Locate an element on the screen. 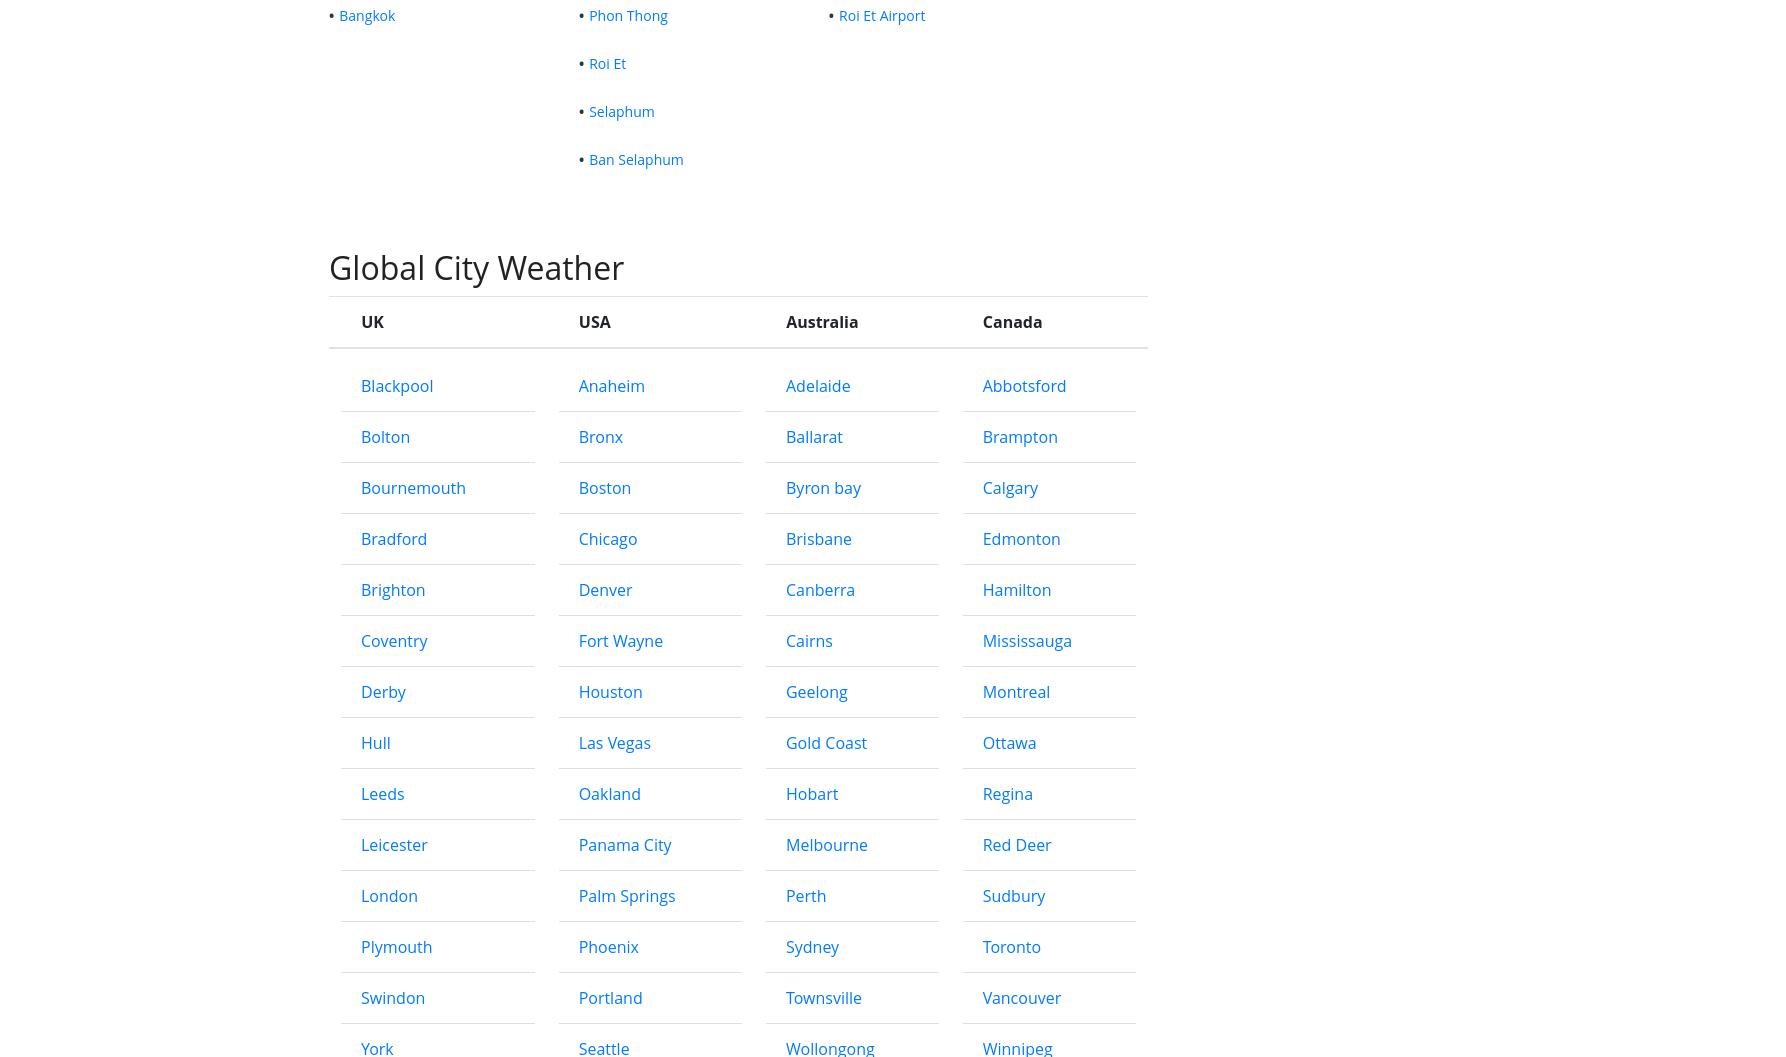 Image resolution: width=1786 pixels, height=1057 pixels. 'Montreal' is located at coordinates (1016, 986).